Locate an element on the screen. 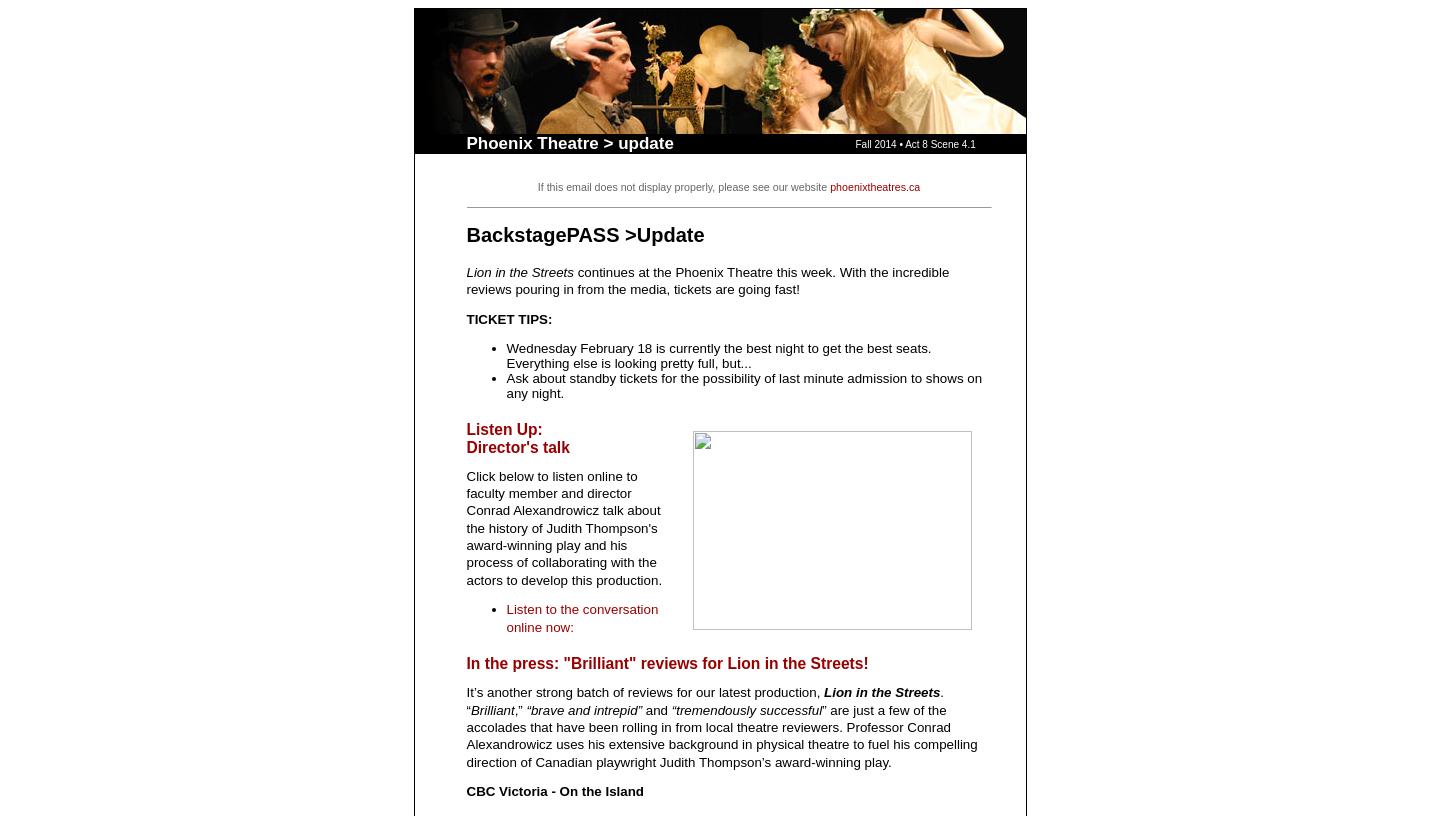  ',”' is located at coordinates (516, 708).